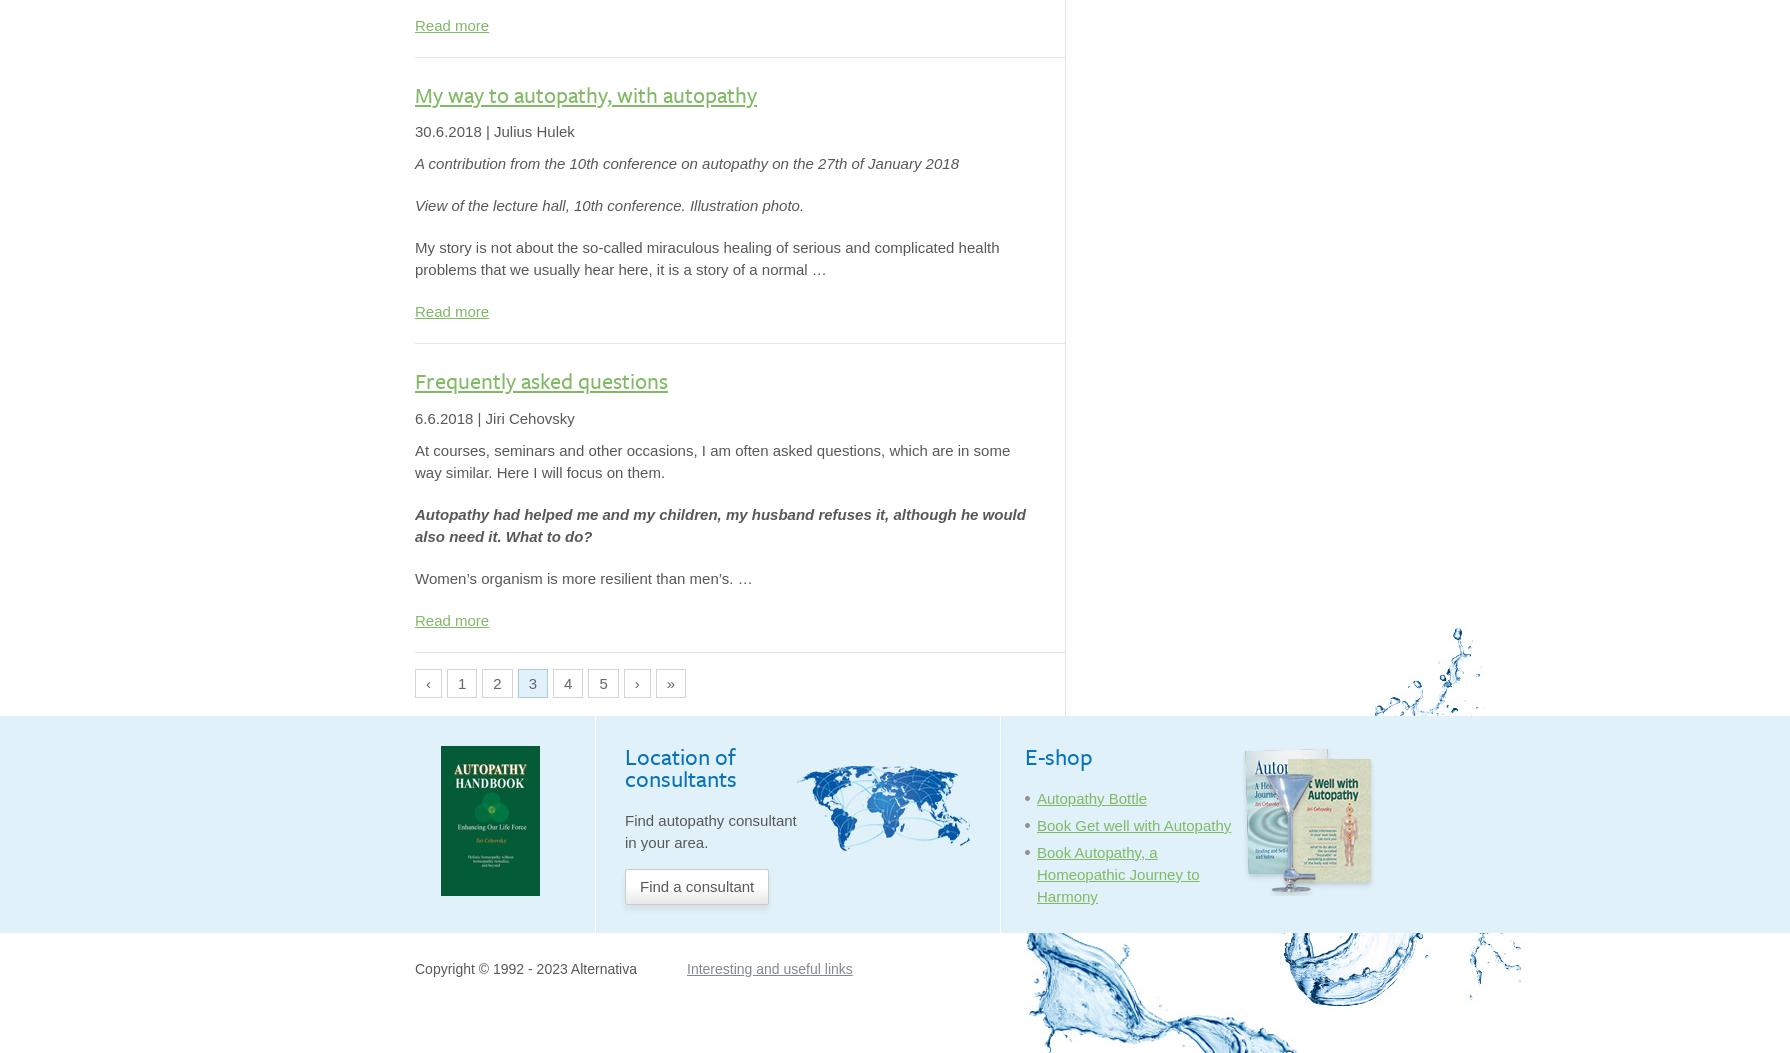 The height and width of the screenshot is (1053, 1790). I want to click on '30.6.2018', so click(414, 131).